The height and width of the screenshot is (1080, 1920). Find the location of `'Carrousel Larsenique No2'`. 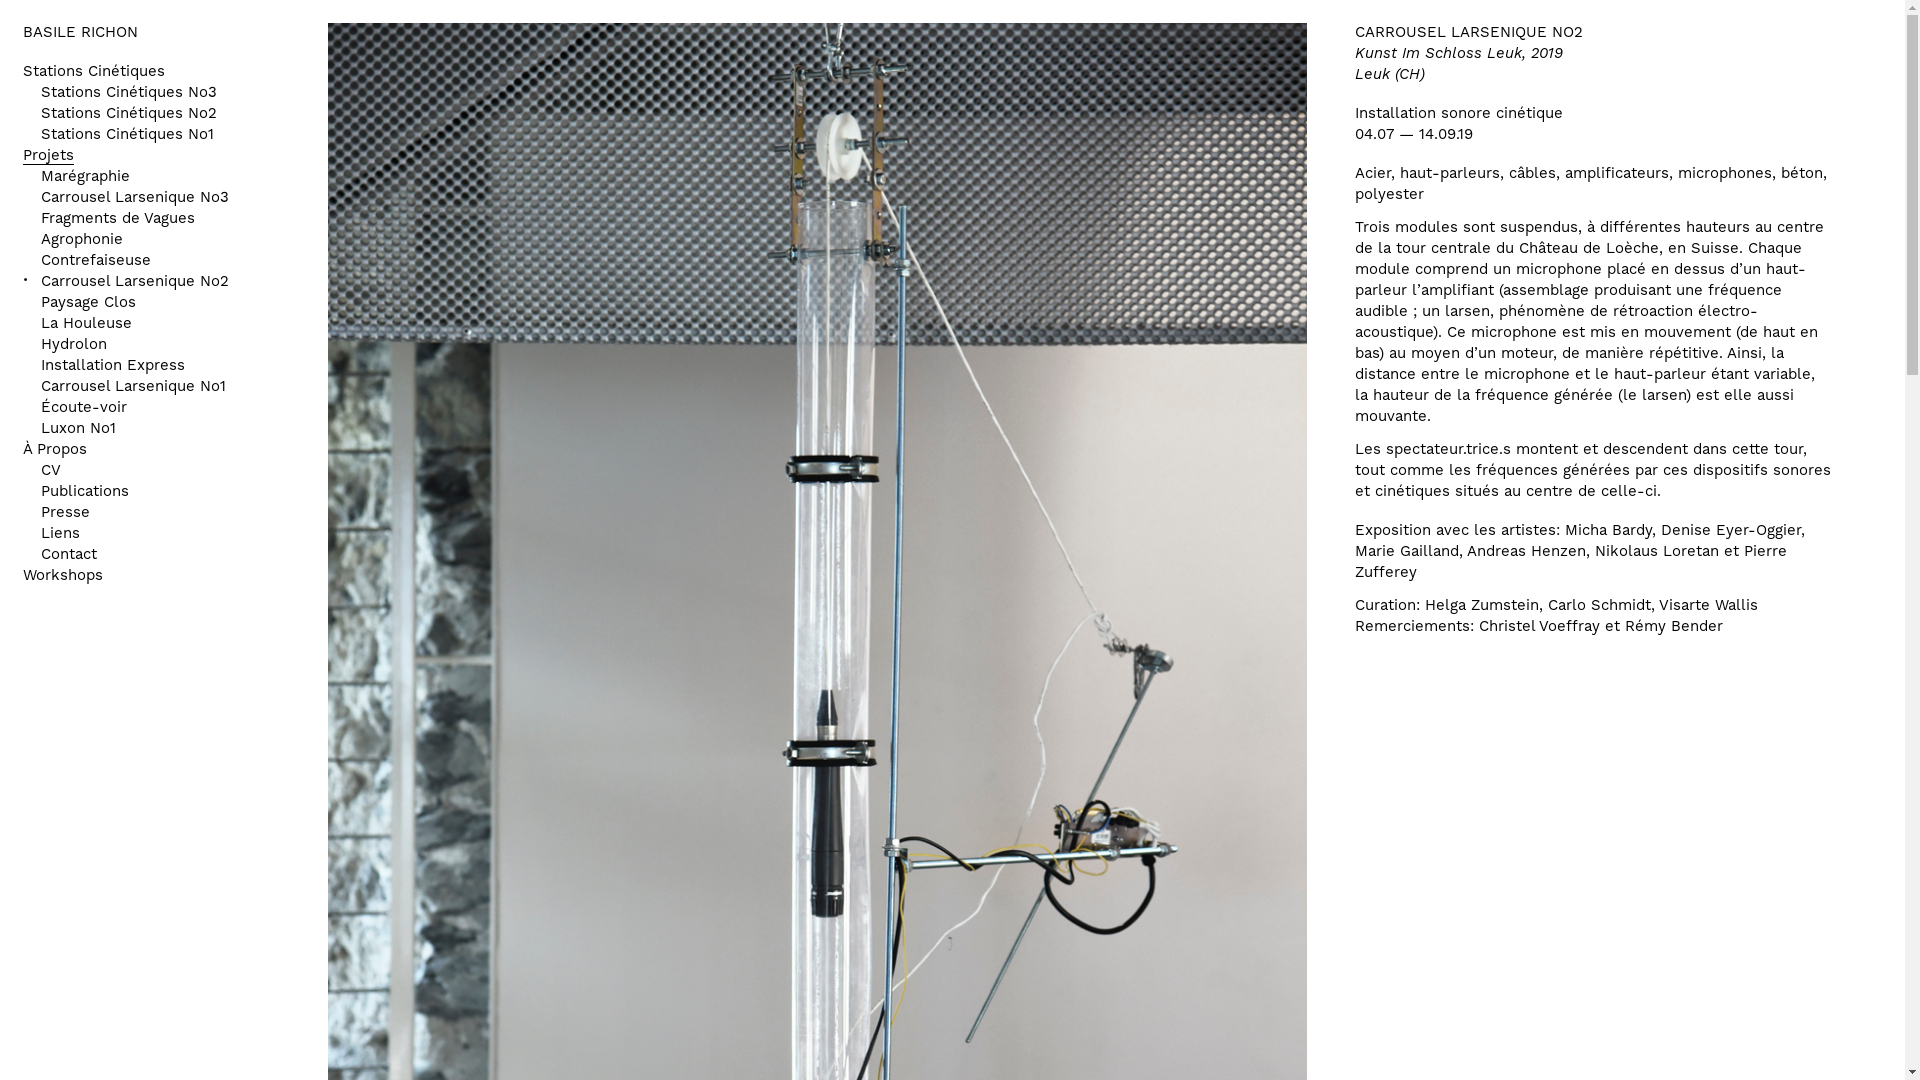

'Carrousel Larsenique No2' is located at coordinates (133, 282).